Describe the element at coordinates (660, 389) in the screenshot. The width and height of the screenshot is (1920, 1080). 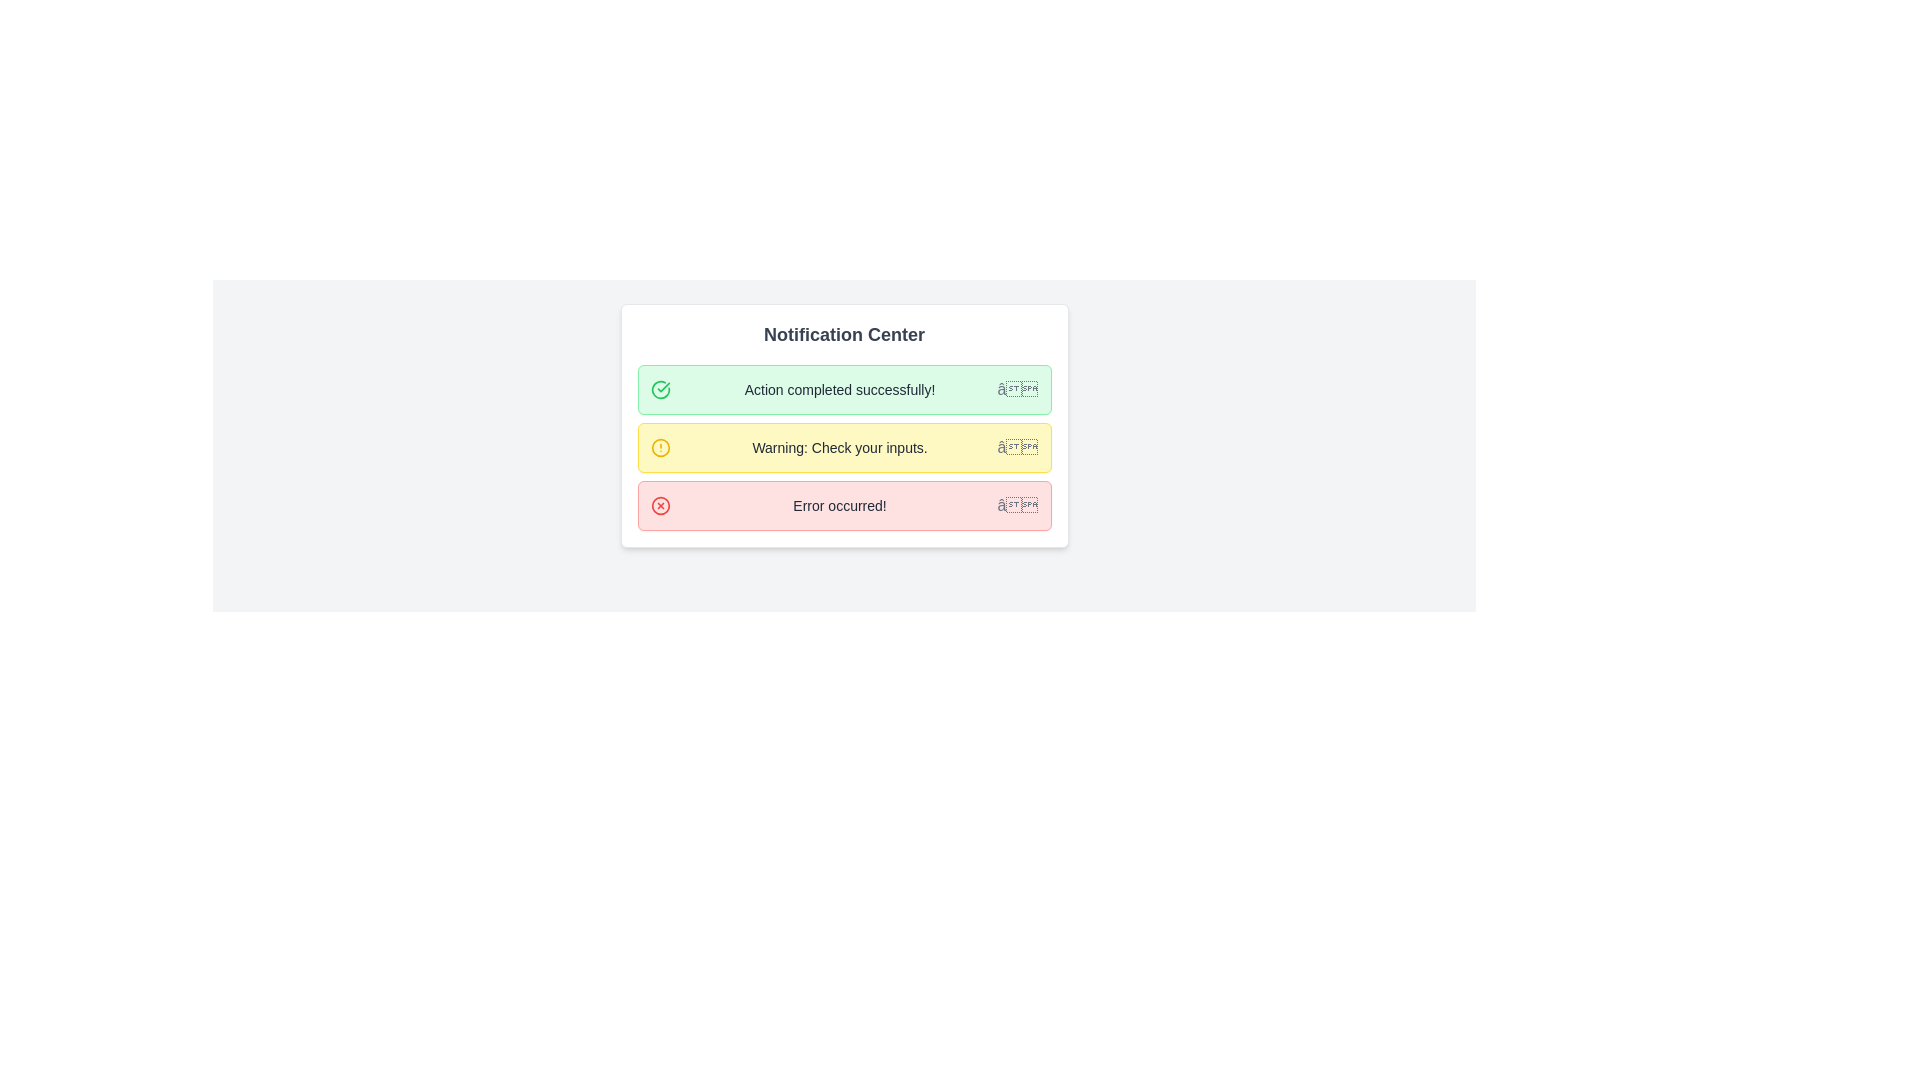
I see `the outer curved segment of the green circular check icon located at the far left of the first notification item in the 'Notification Center', which indicates 'Action completed successfully!'` at that location.